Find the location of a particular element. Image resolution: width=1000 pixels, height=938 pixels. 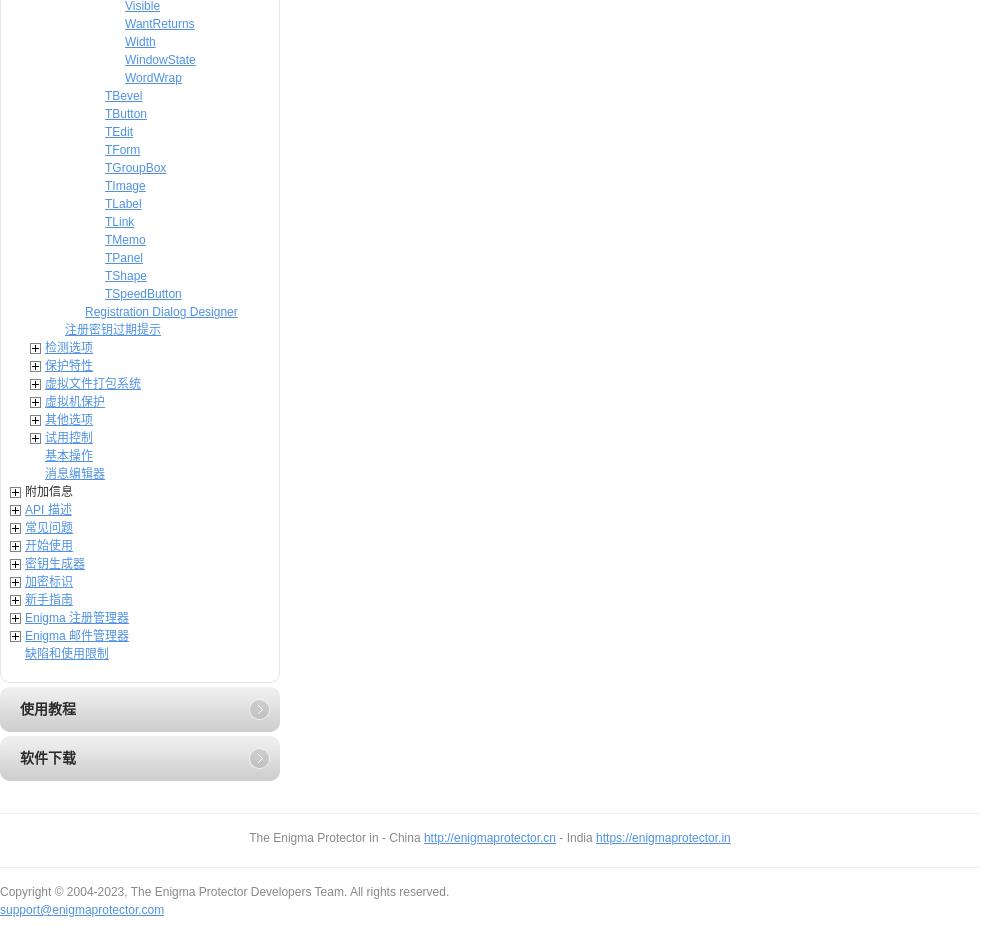

'https://enigmaprotector.in' is located at coordinates (595, 838).